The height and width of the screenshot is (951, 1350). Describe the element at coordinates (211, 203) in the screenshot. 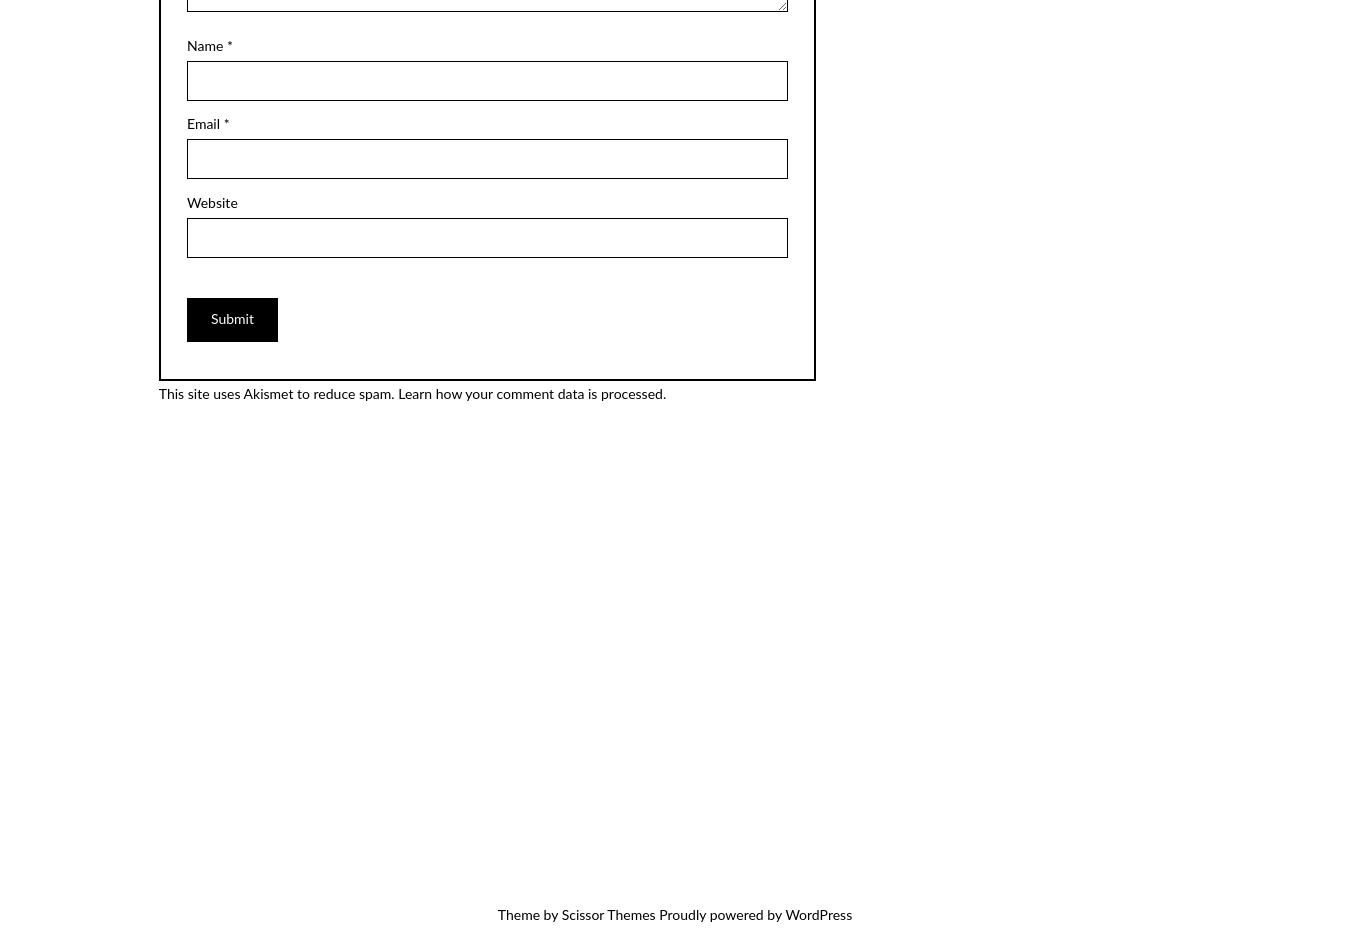

I see `'Website'` at that location.